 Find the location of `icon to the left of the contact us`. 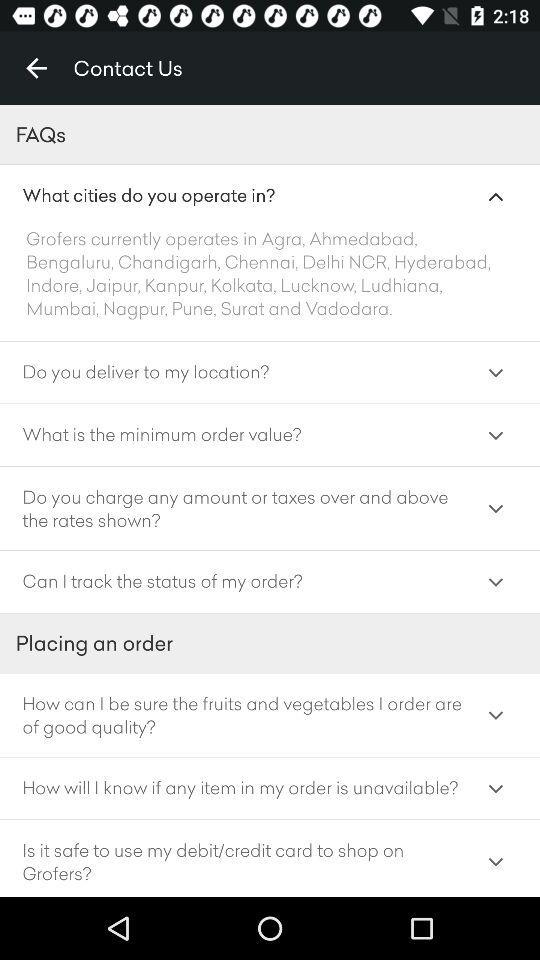

icon to the left of the contact us is located at coordinates (36, 68).